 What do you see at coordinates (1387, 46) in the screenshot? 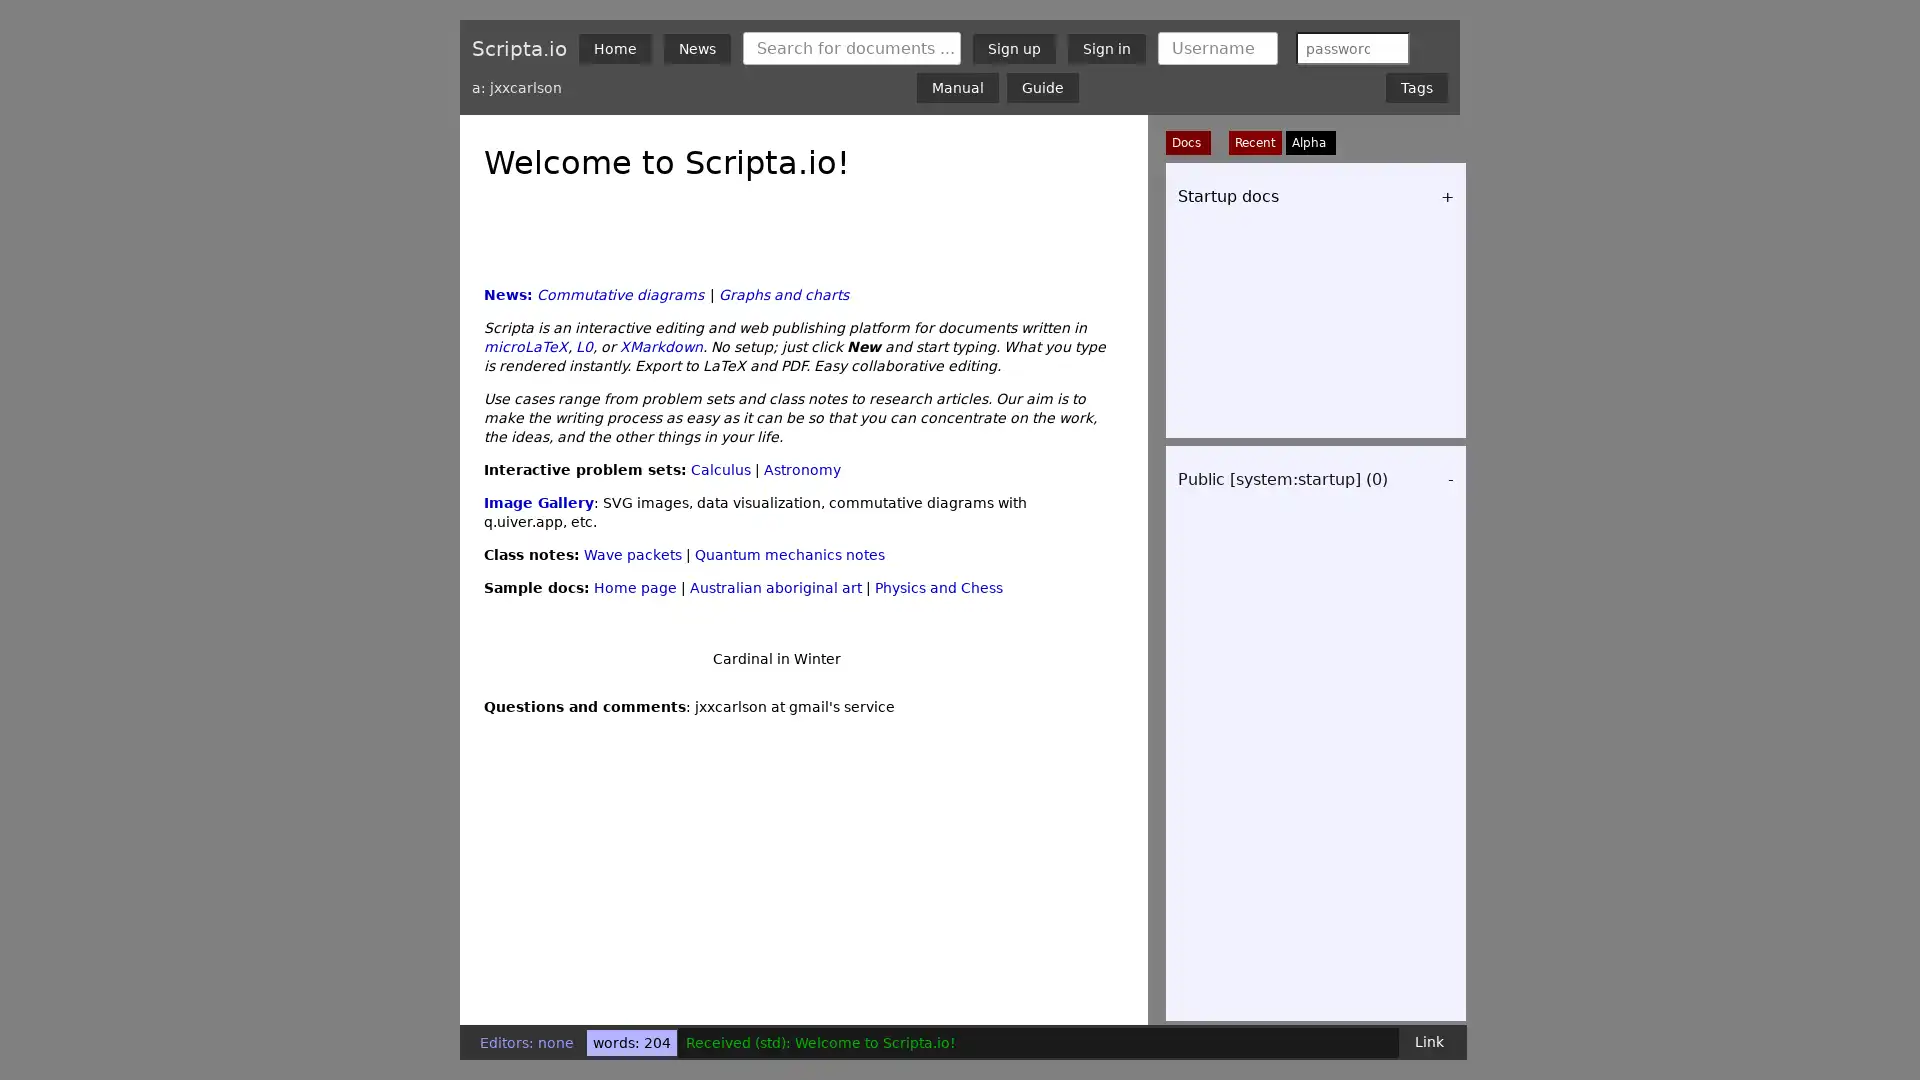
I see `x` at bounding box center [1387, 46].